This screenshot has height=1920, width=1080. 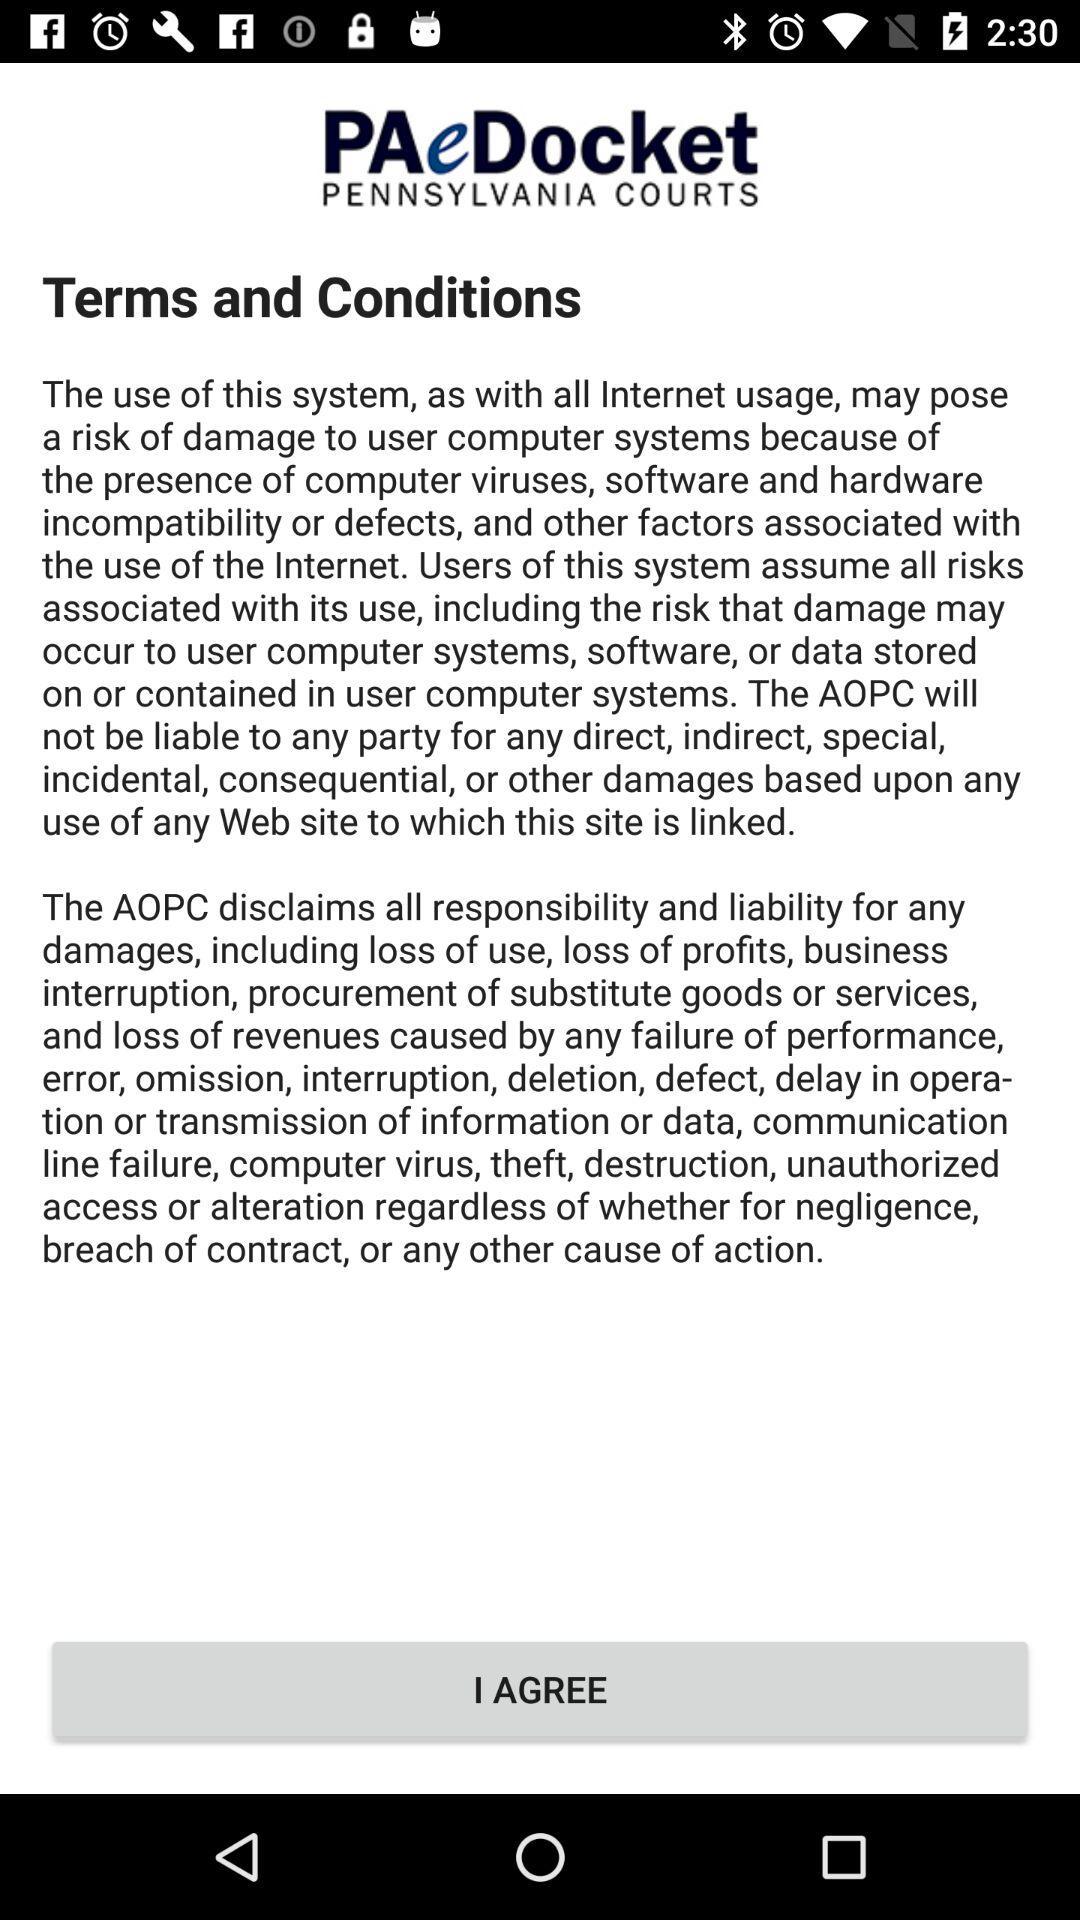 What do you see at coordinates (540, 917) in the screenshot?
I see `terms and conditions at the center` at bounding box center [540, 917].